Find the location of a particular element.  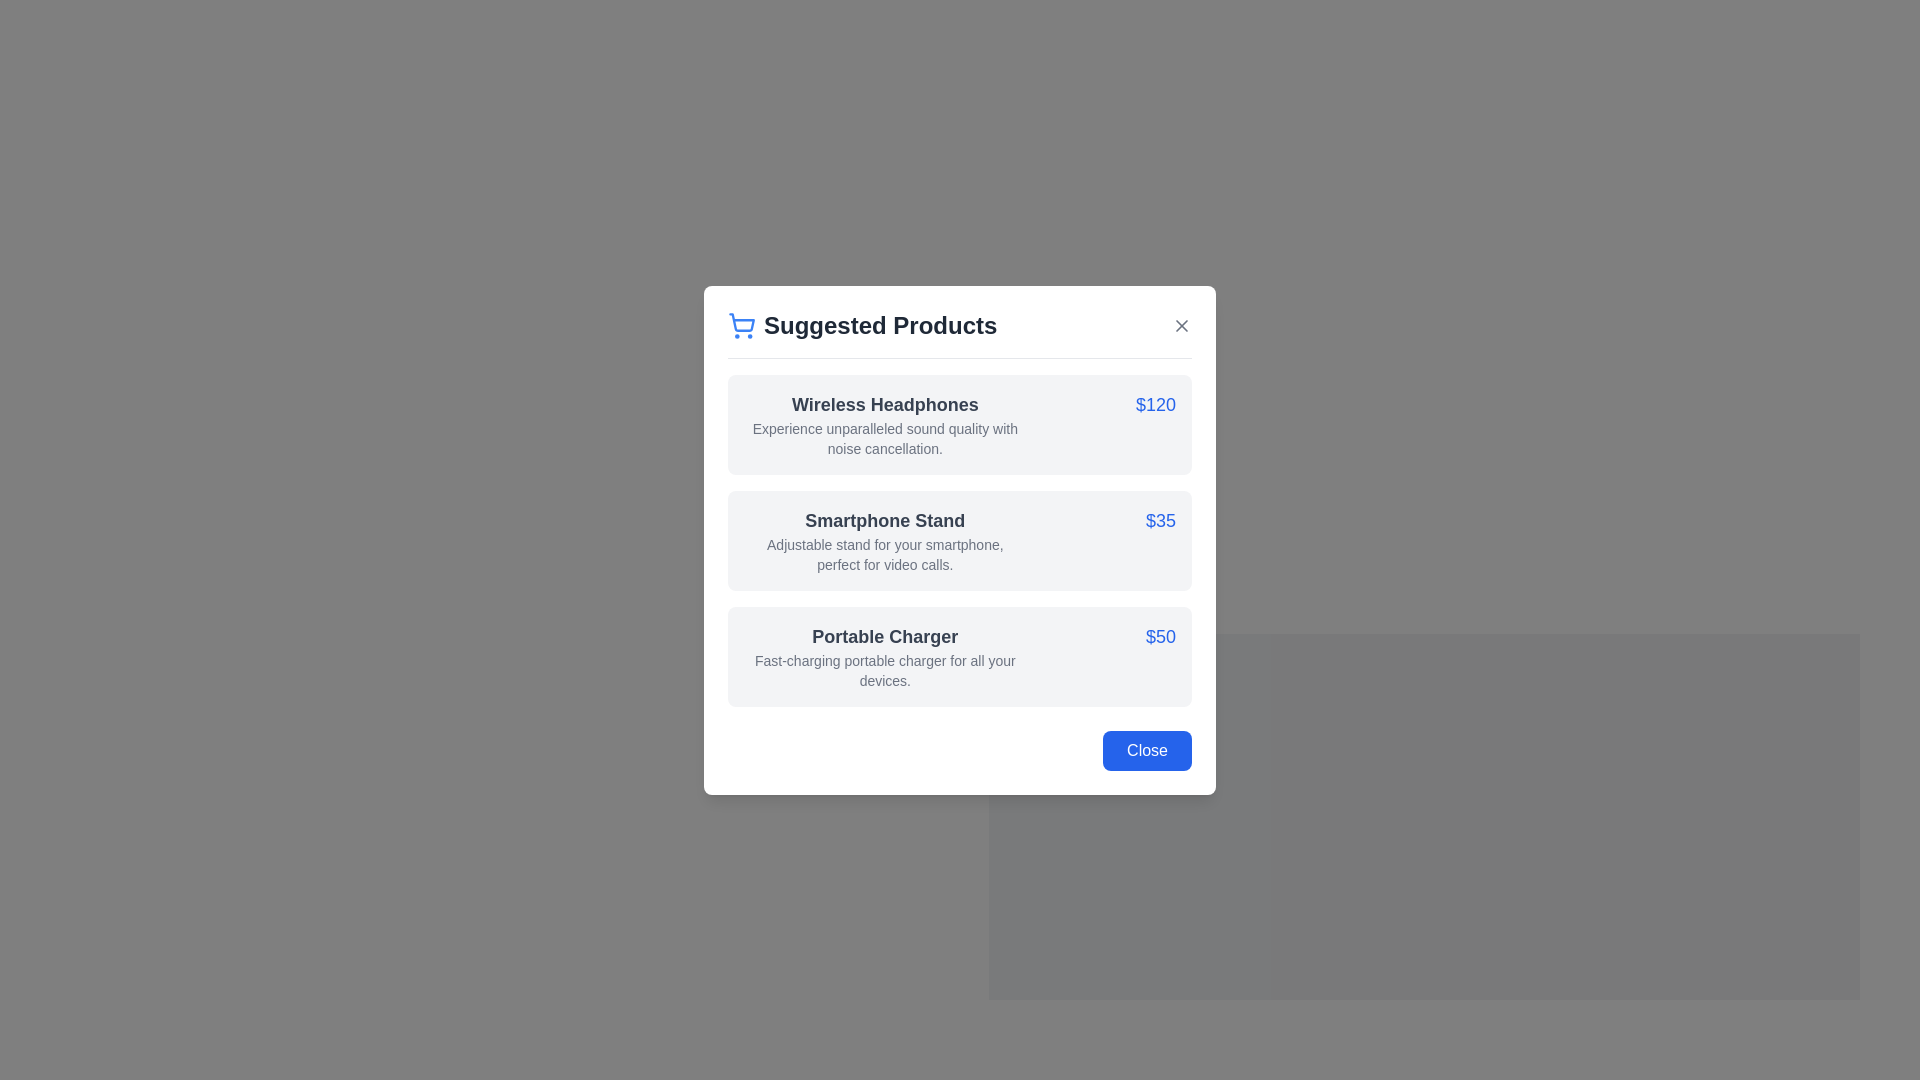

the close/dismiss icon represented by a thin diagonal cross shape in the top-right corner of the 'Suggested Products' panel is located at coordinates (1181, 323).